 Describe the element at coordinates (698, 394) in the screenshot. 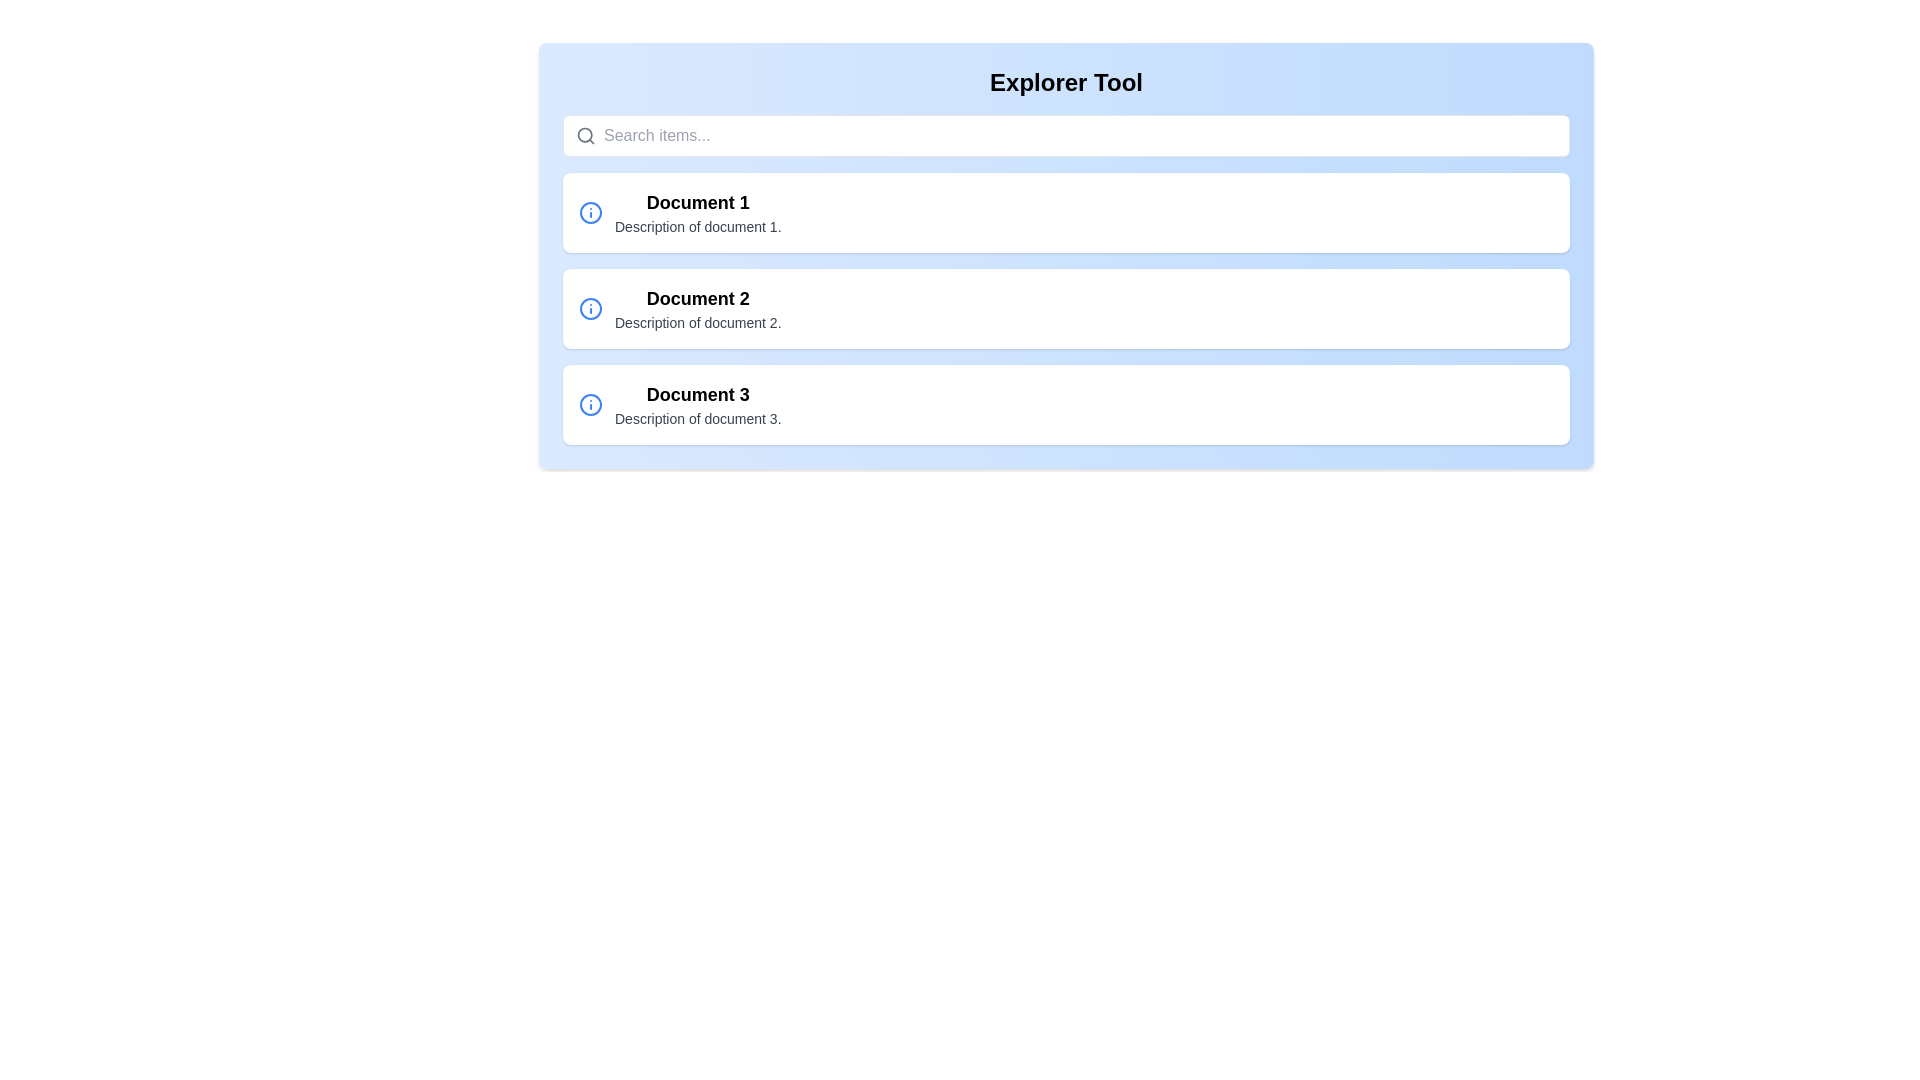

I see `the bold black text displaying 'Document 3', which is the third header in the list, prominently positioned at the top of its section` at that location.